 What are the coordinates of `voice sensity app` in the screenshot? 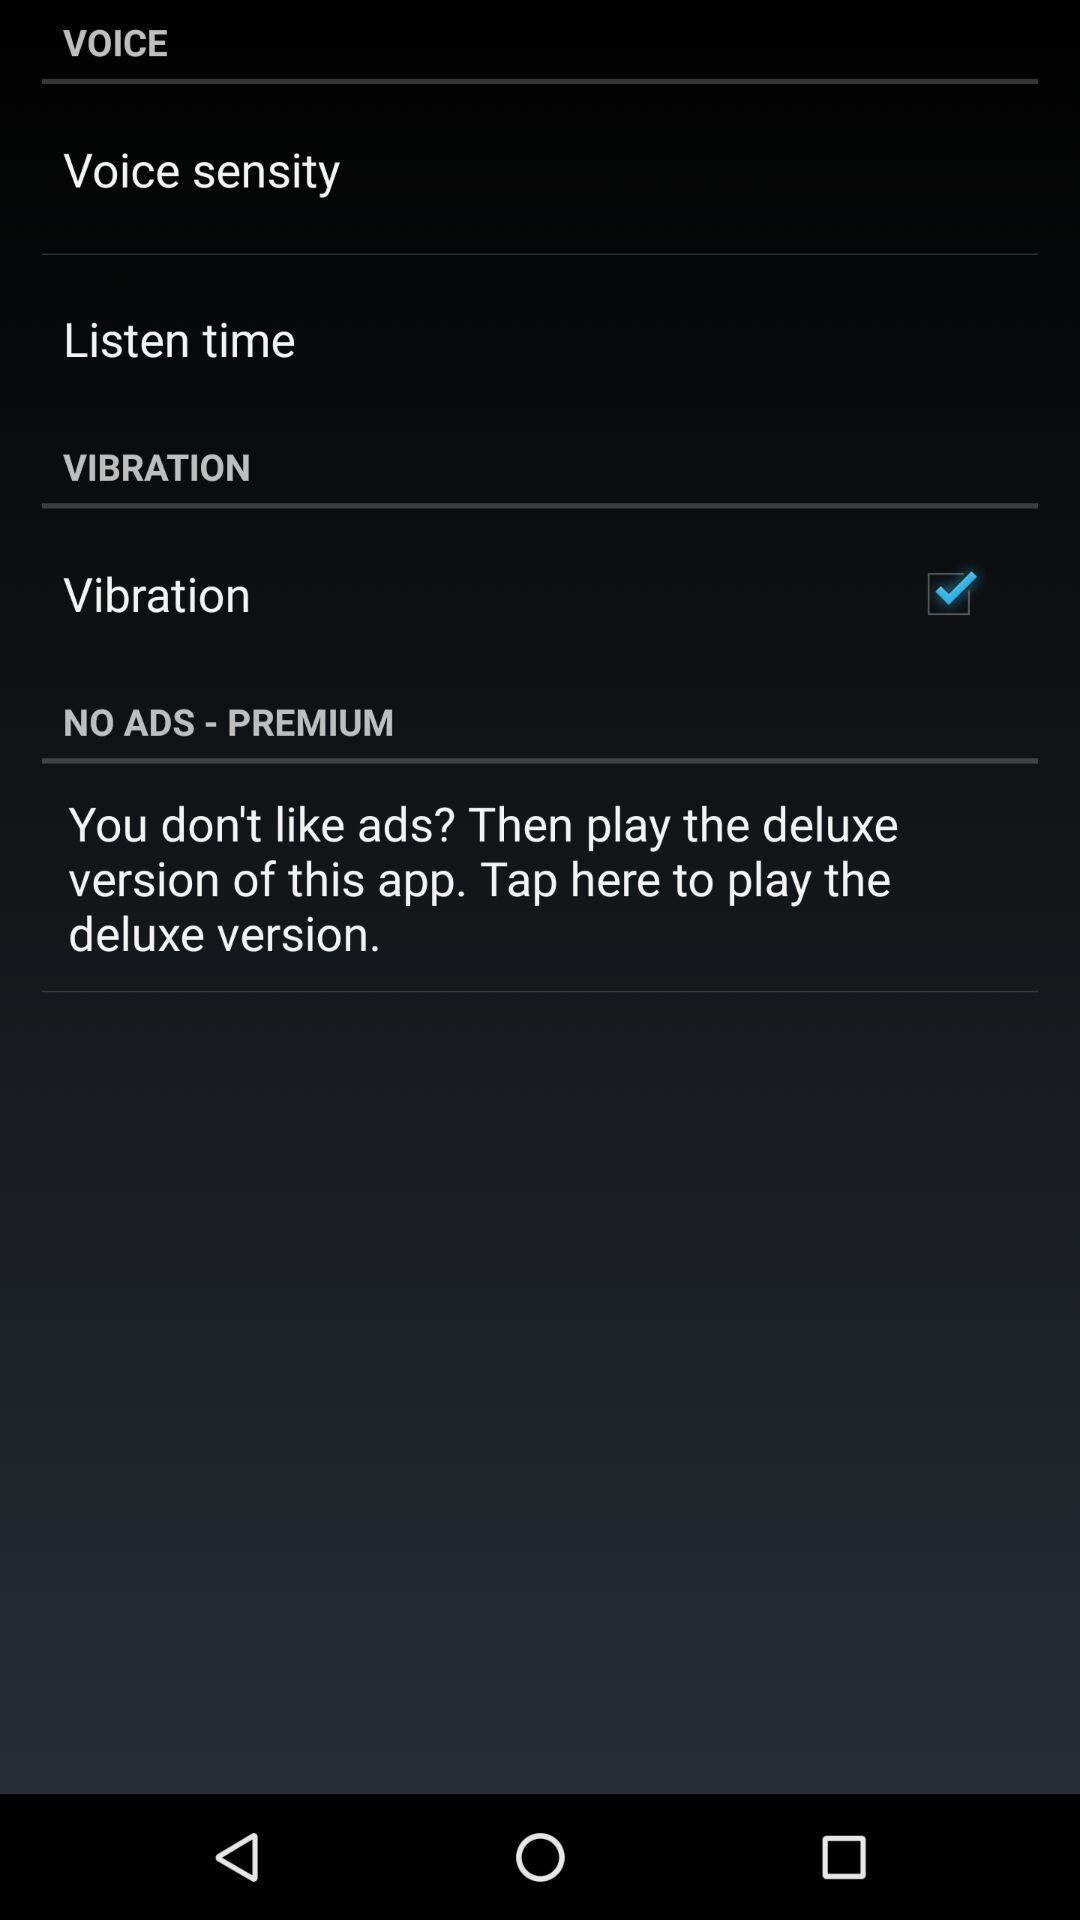 It's located at (201, 169).